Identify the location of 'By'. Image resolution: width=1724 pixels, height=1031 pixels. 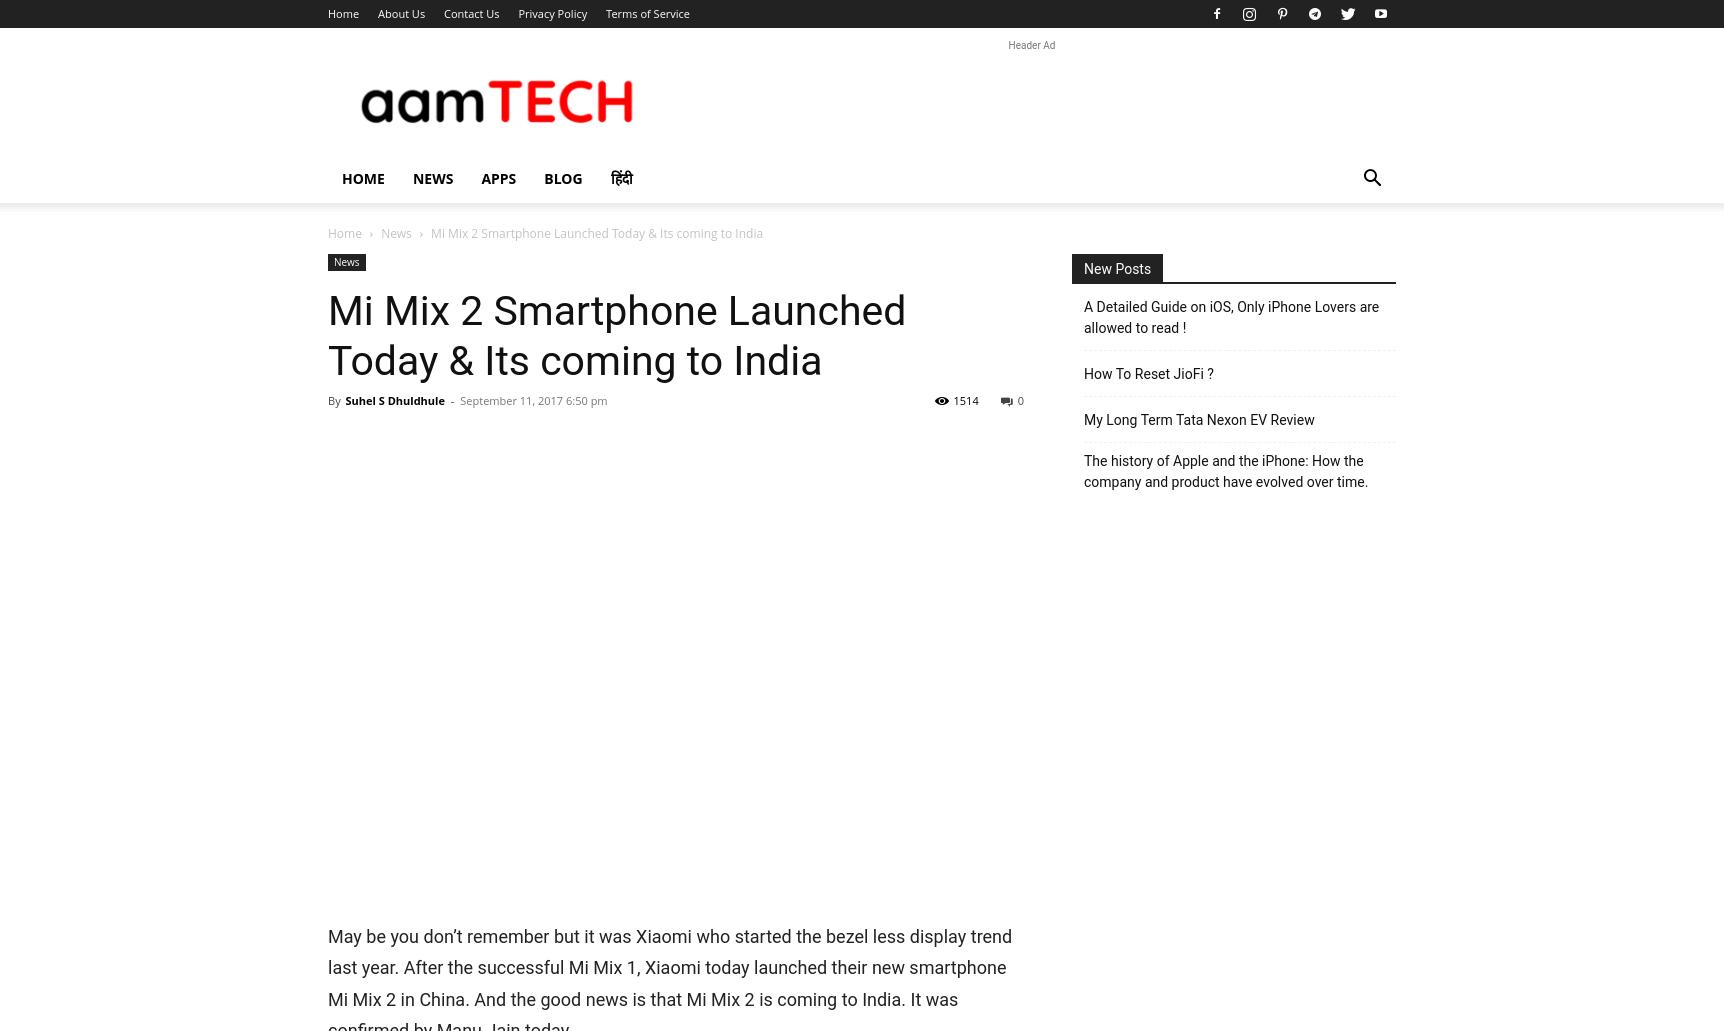
(333, 399).